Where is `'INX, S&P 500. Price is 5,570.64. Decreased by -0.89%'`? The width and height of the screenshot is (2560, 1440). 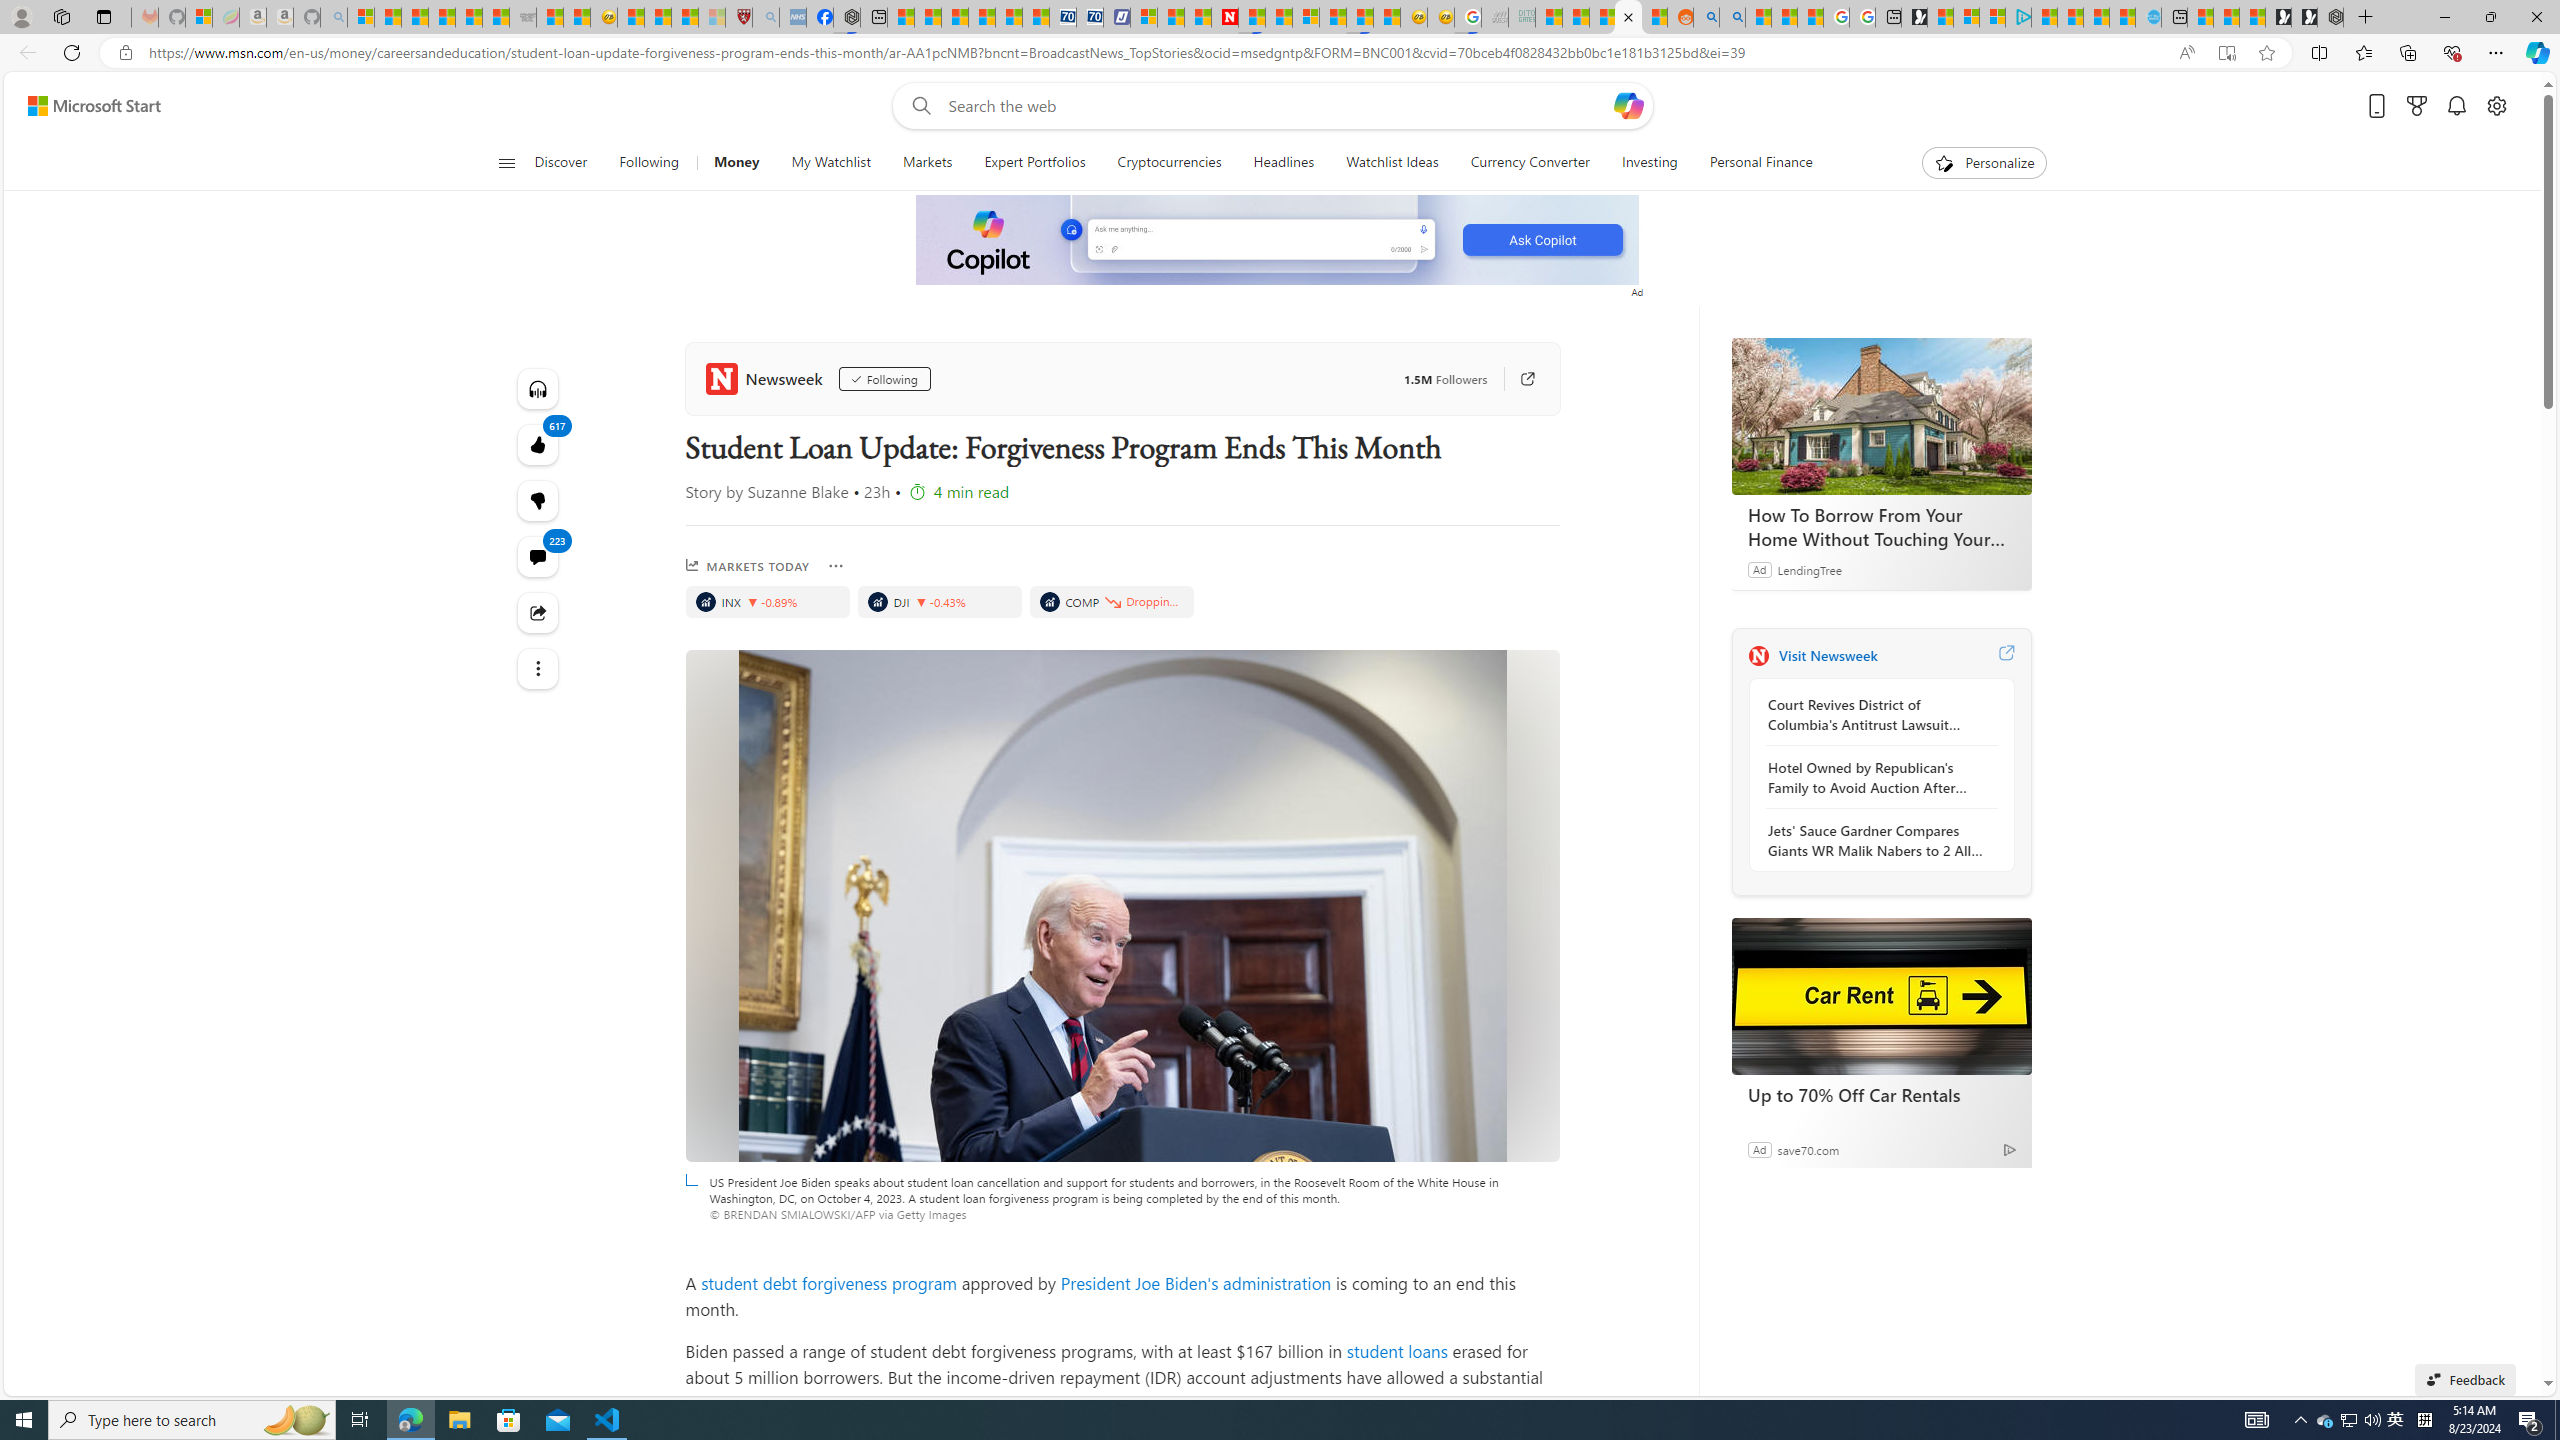
'INX, S&P 500. Price is 5,570.64. Decreased by -0.89%' is located at coordinates (767, 601).